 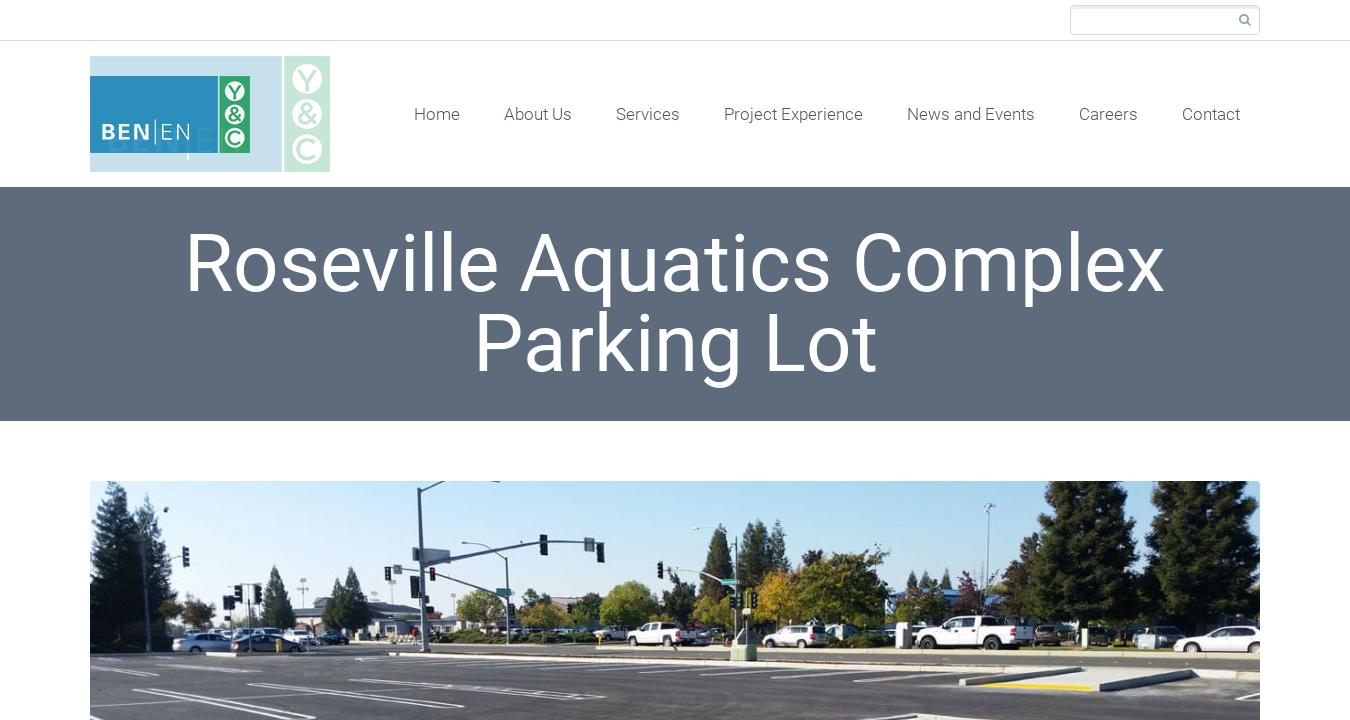 What do you see at coordinates (1209, 113) in the screenshot?
I see `'Contact'` at bounding box center [1209, 113].